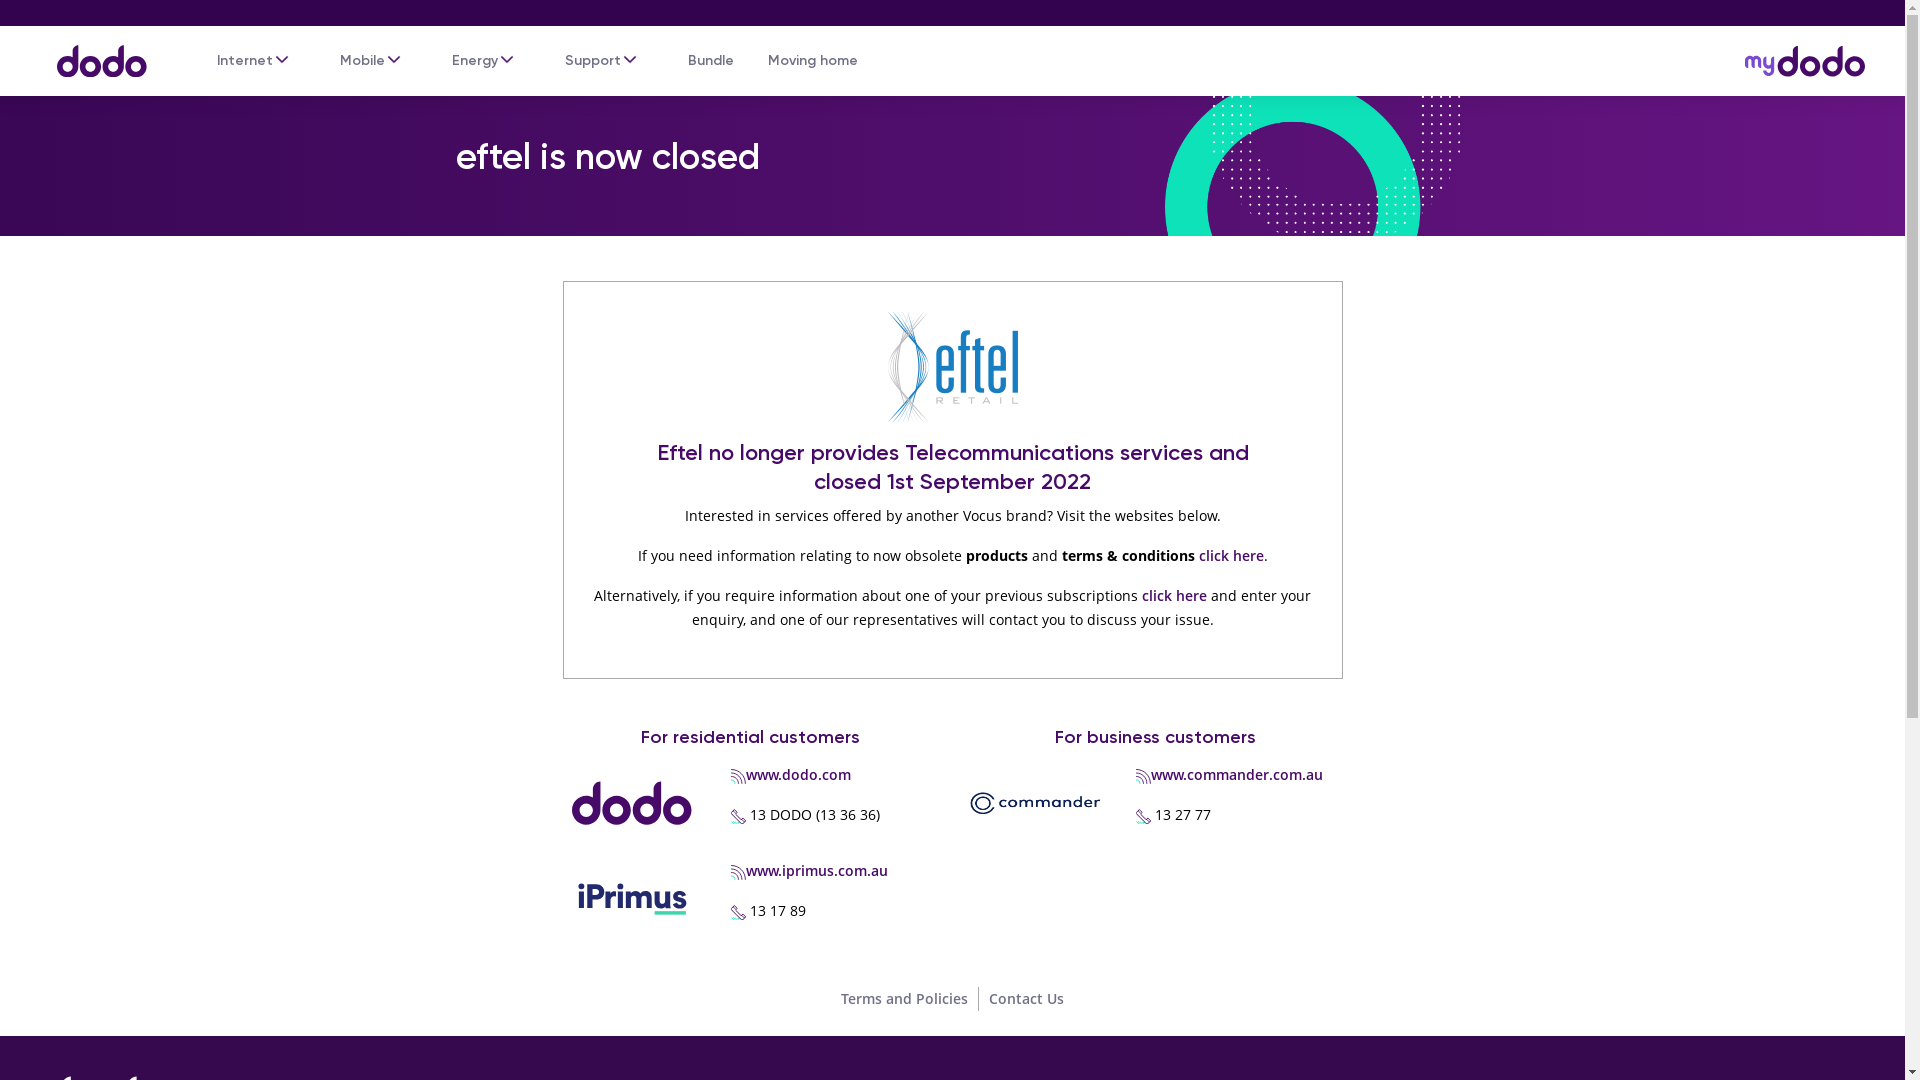 The height and width of the screenshot is (1080, 1920). I want to click on 'Support', so click(592, 60).